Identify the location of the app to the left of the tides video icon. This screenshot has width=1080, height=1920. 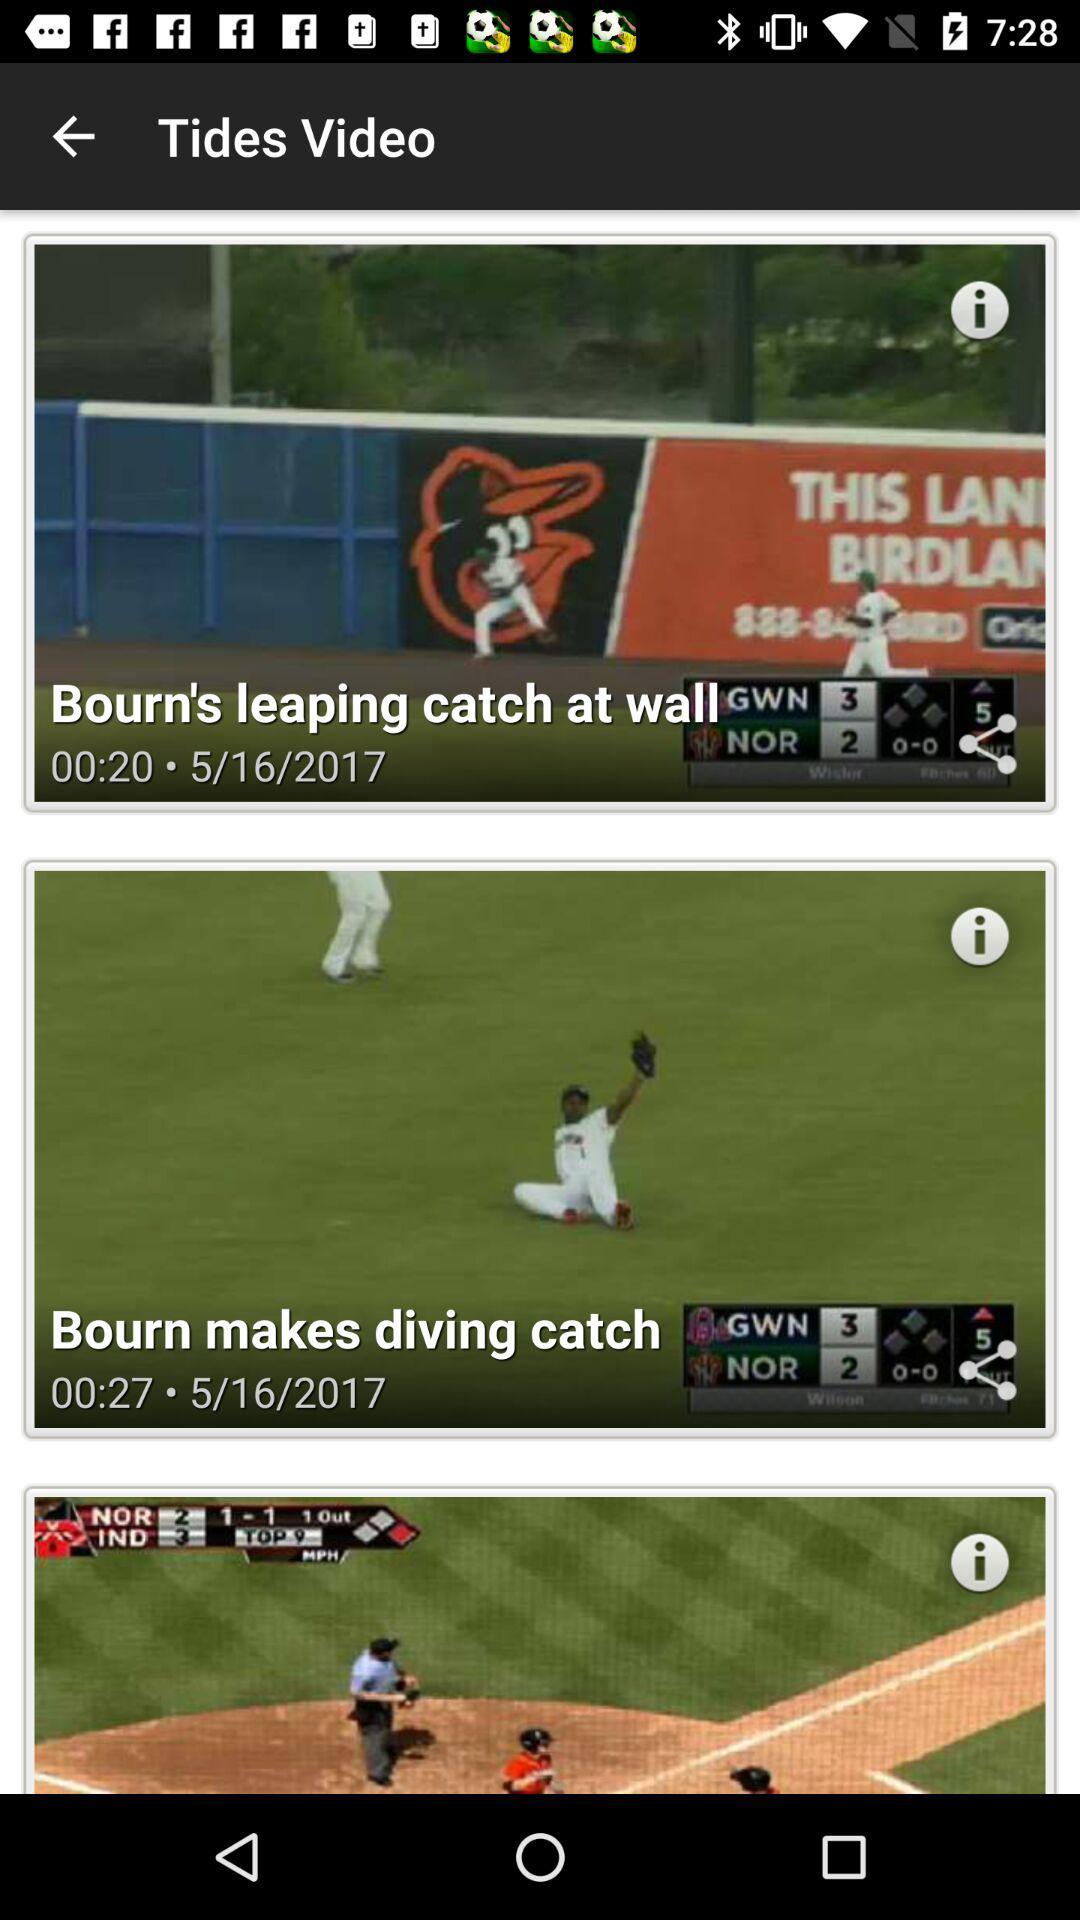
(72, 135).